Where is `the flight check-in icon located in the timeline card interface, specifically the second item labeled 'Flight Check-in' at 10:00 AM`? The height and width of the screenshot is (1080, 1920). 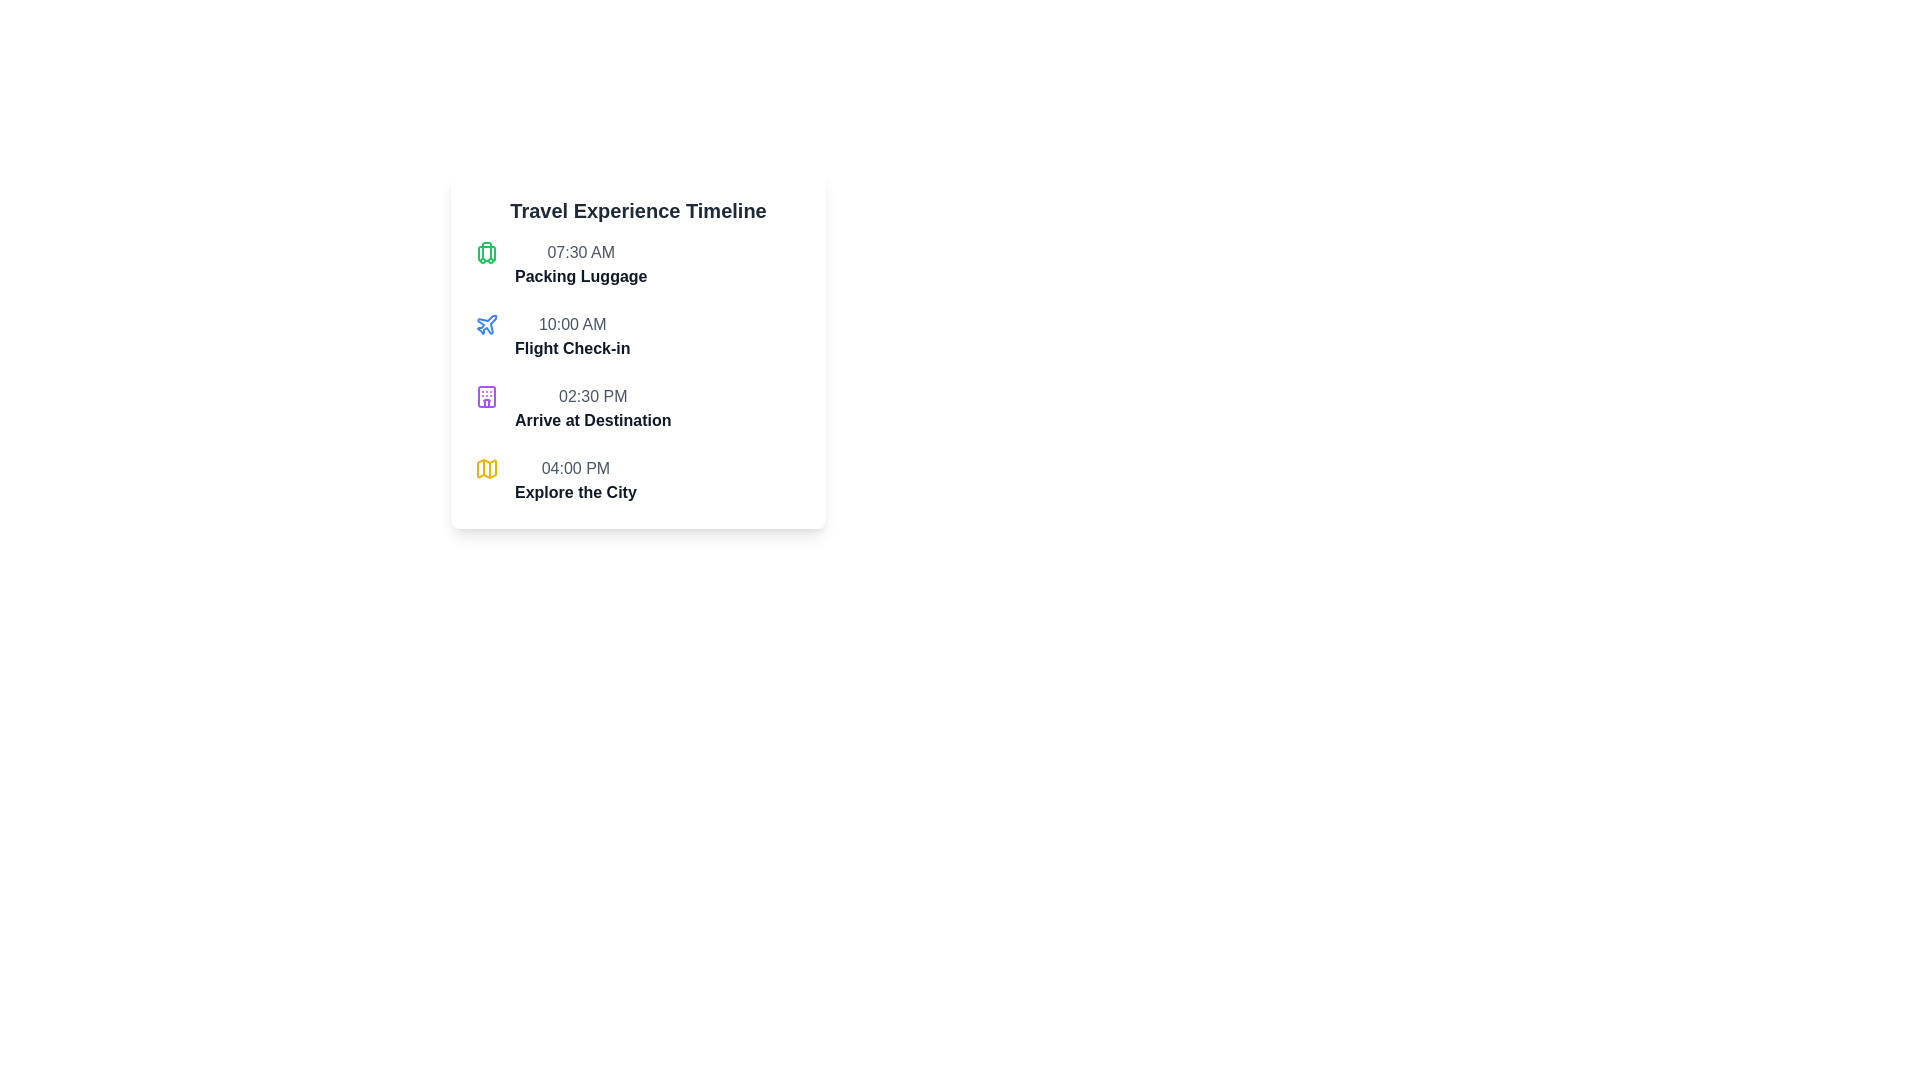
the flight check-in icon located in the timeline card interface, specifically the second item labeled 'Flight Check-in' at 10:00 AM is located at coordinates (487, 323).